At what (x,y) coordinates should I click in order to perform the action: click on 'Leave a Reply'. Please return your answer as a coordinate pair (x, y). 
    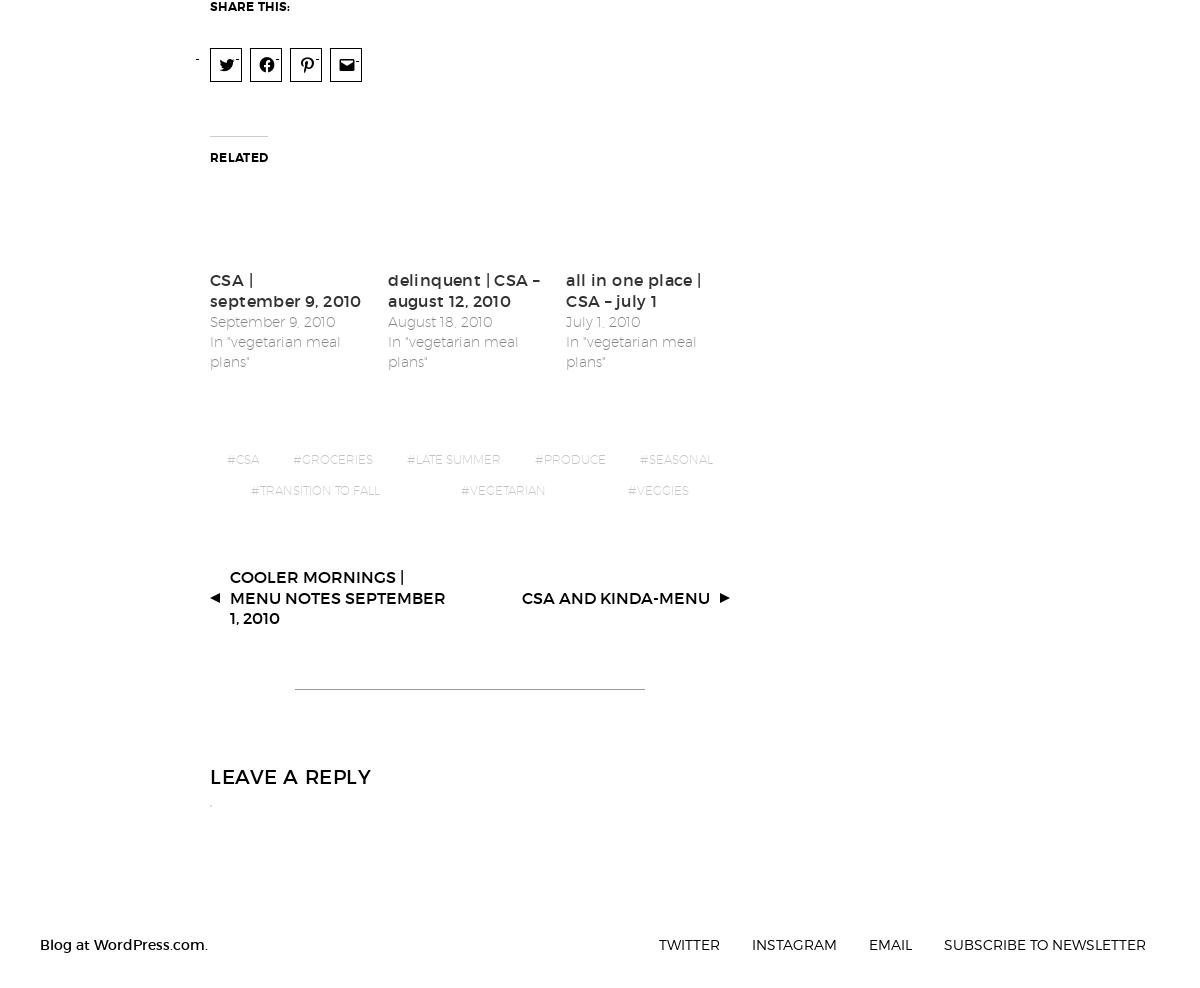
    Looking at the image, I should click on (289, 762).